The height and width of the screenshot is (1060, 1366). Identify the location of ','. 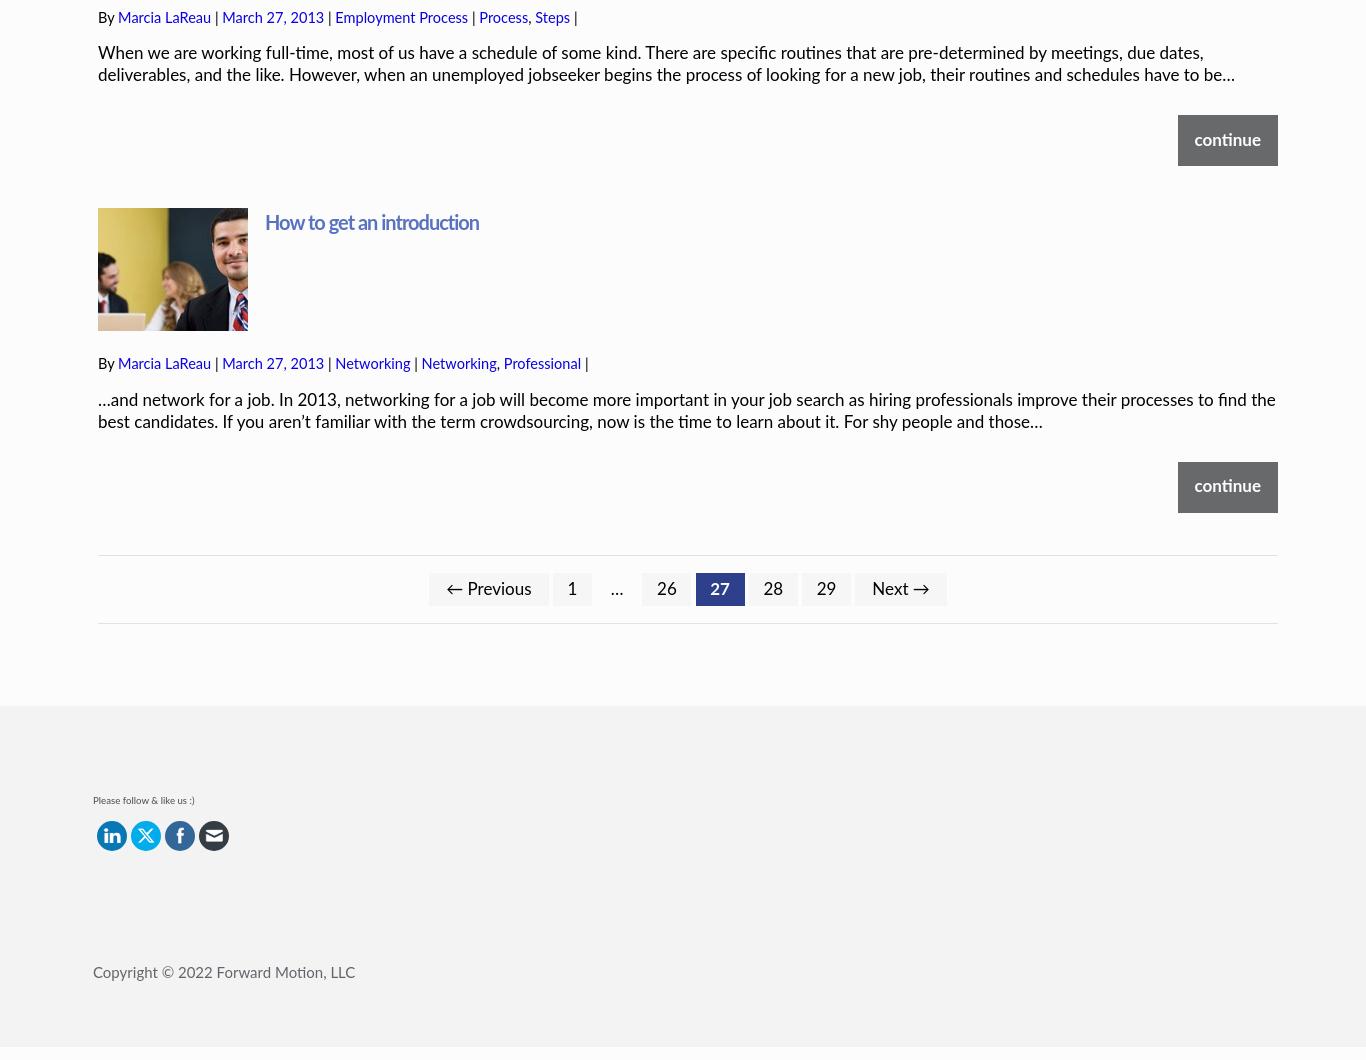
(499, 296).